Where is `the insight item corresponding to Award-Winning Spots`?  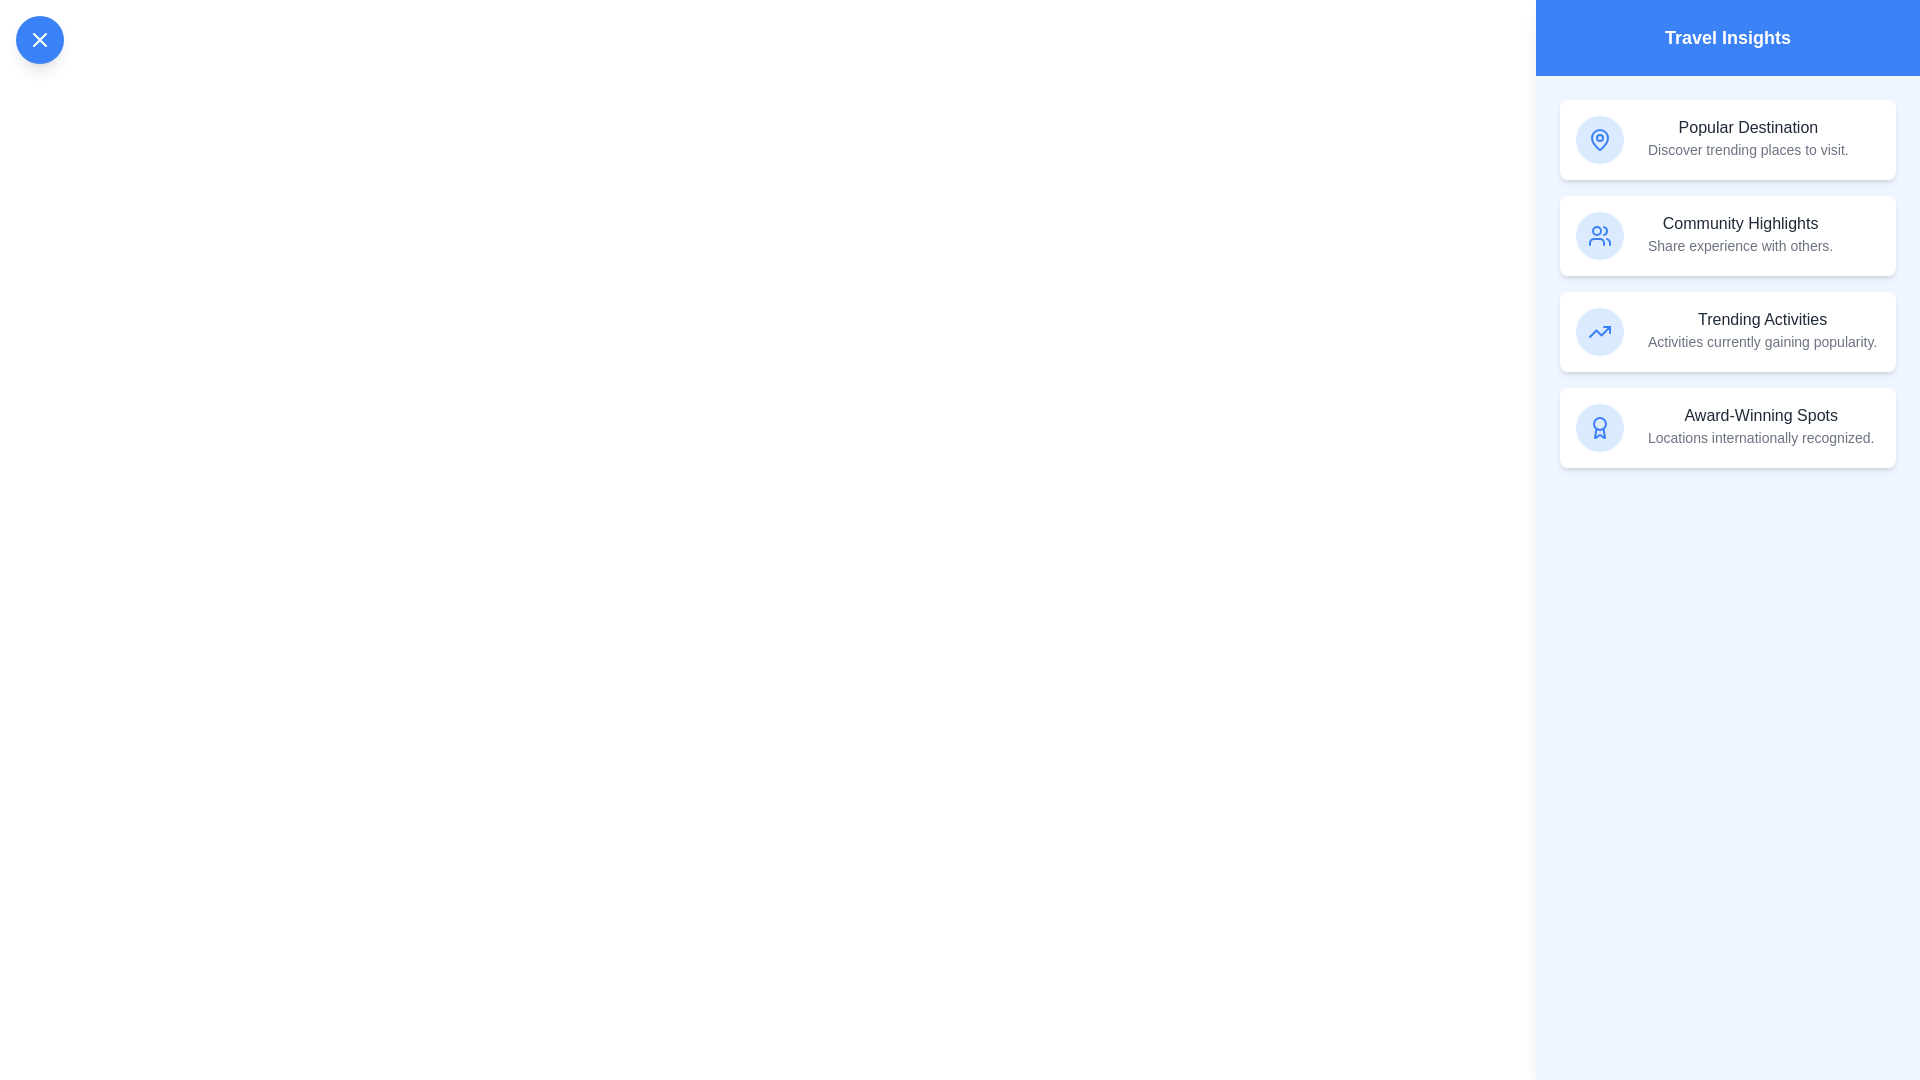
the insight item corresponding to Award-Winning Spots is located at coordinates (1727, 427).